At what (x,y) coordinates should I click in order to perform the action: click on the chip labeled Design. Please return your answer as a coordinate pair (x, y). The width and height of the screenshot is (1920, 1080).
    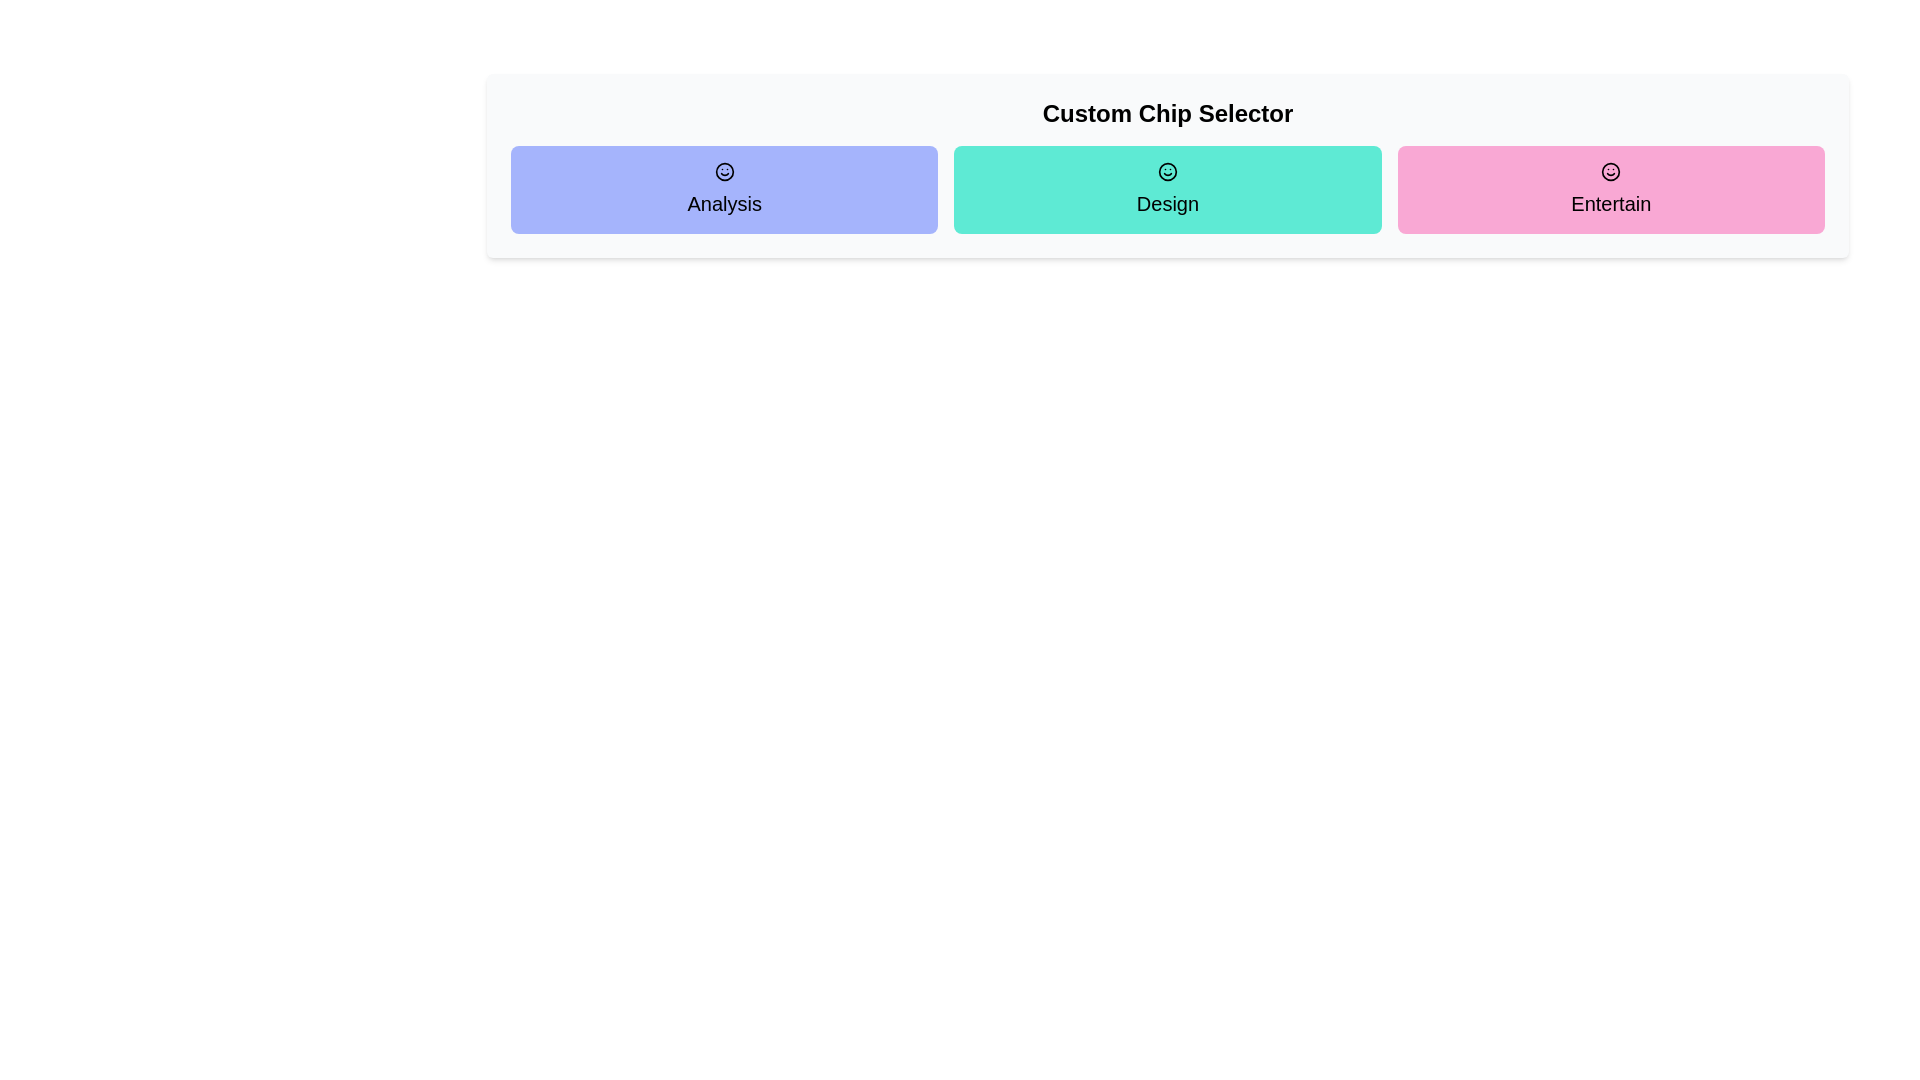
    Looking at the image, I should click on (1167, 189).